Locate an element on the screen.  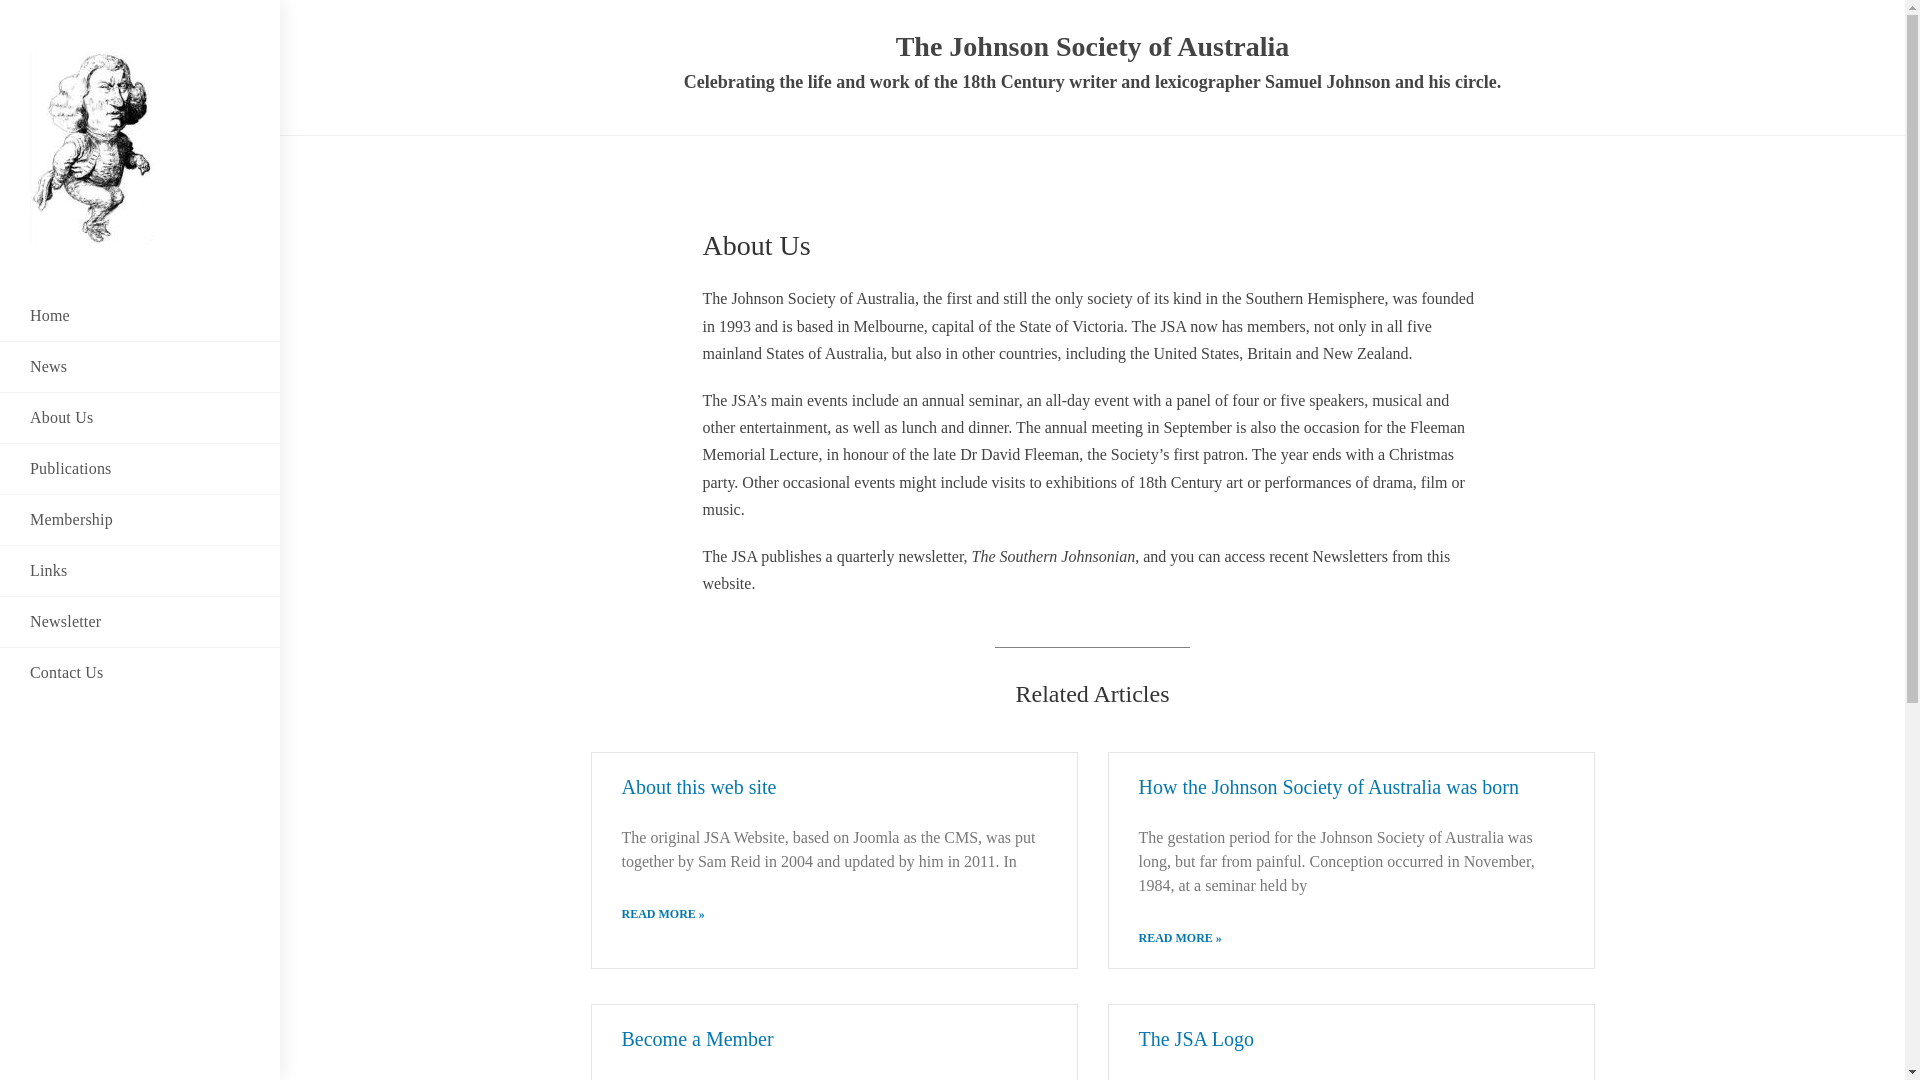
'Contact Us' is located at coordinates (138, 672).